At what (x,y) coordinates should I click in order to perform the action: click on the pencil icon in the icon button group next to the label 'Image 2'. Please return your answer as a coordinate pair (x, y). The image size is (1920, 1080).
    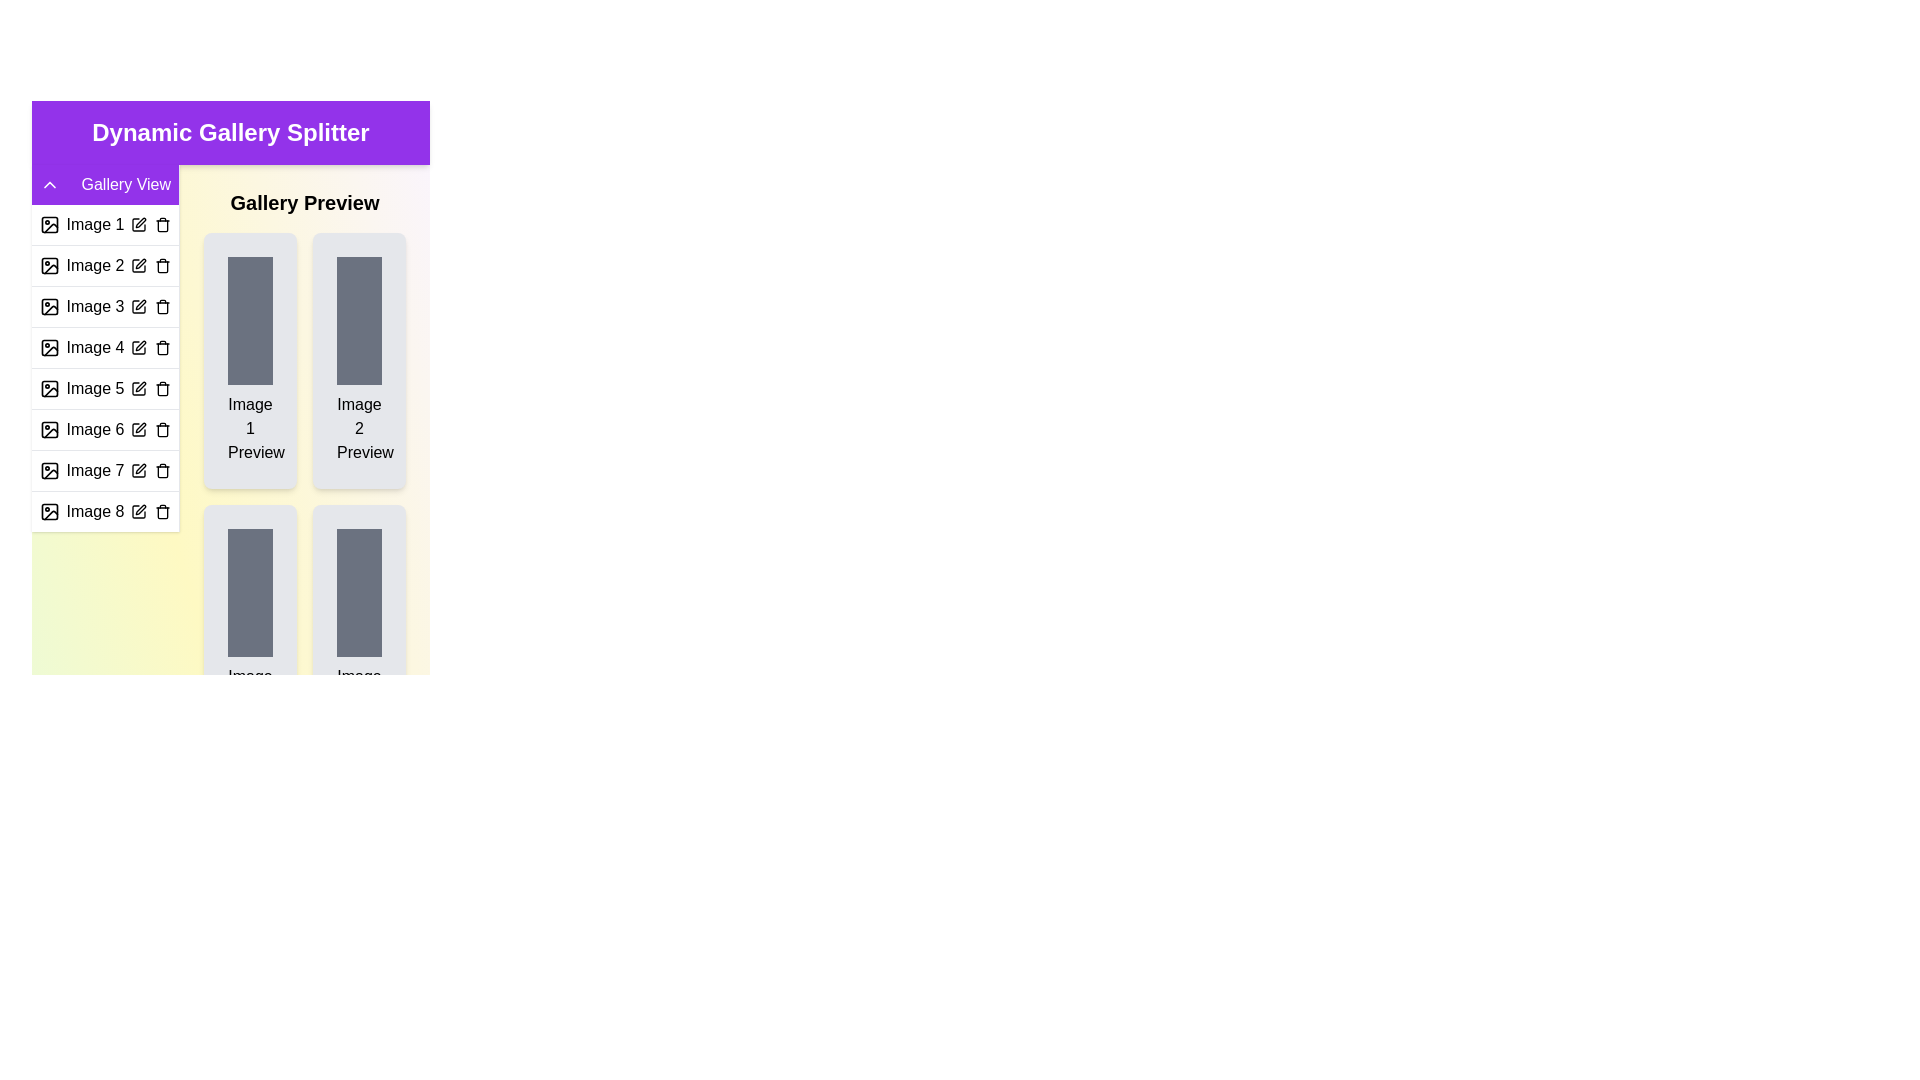
    Looking at the image, I should click on (149, 265).